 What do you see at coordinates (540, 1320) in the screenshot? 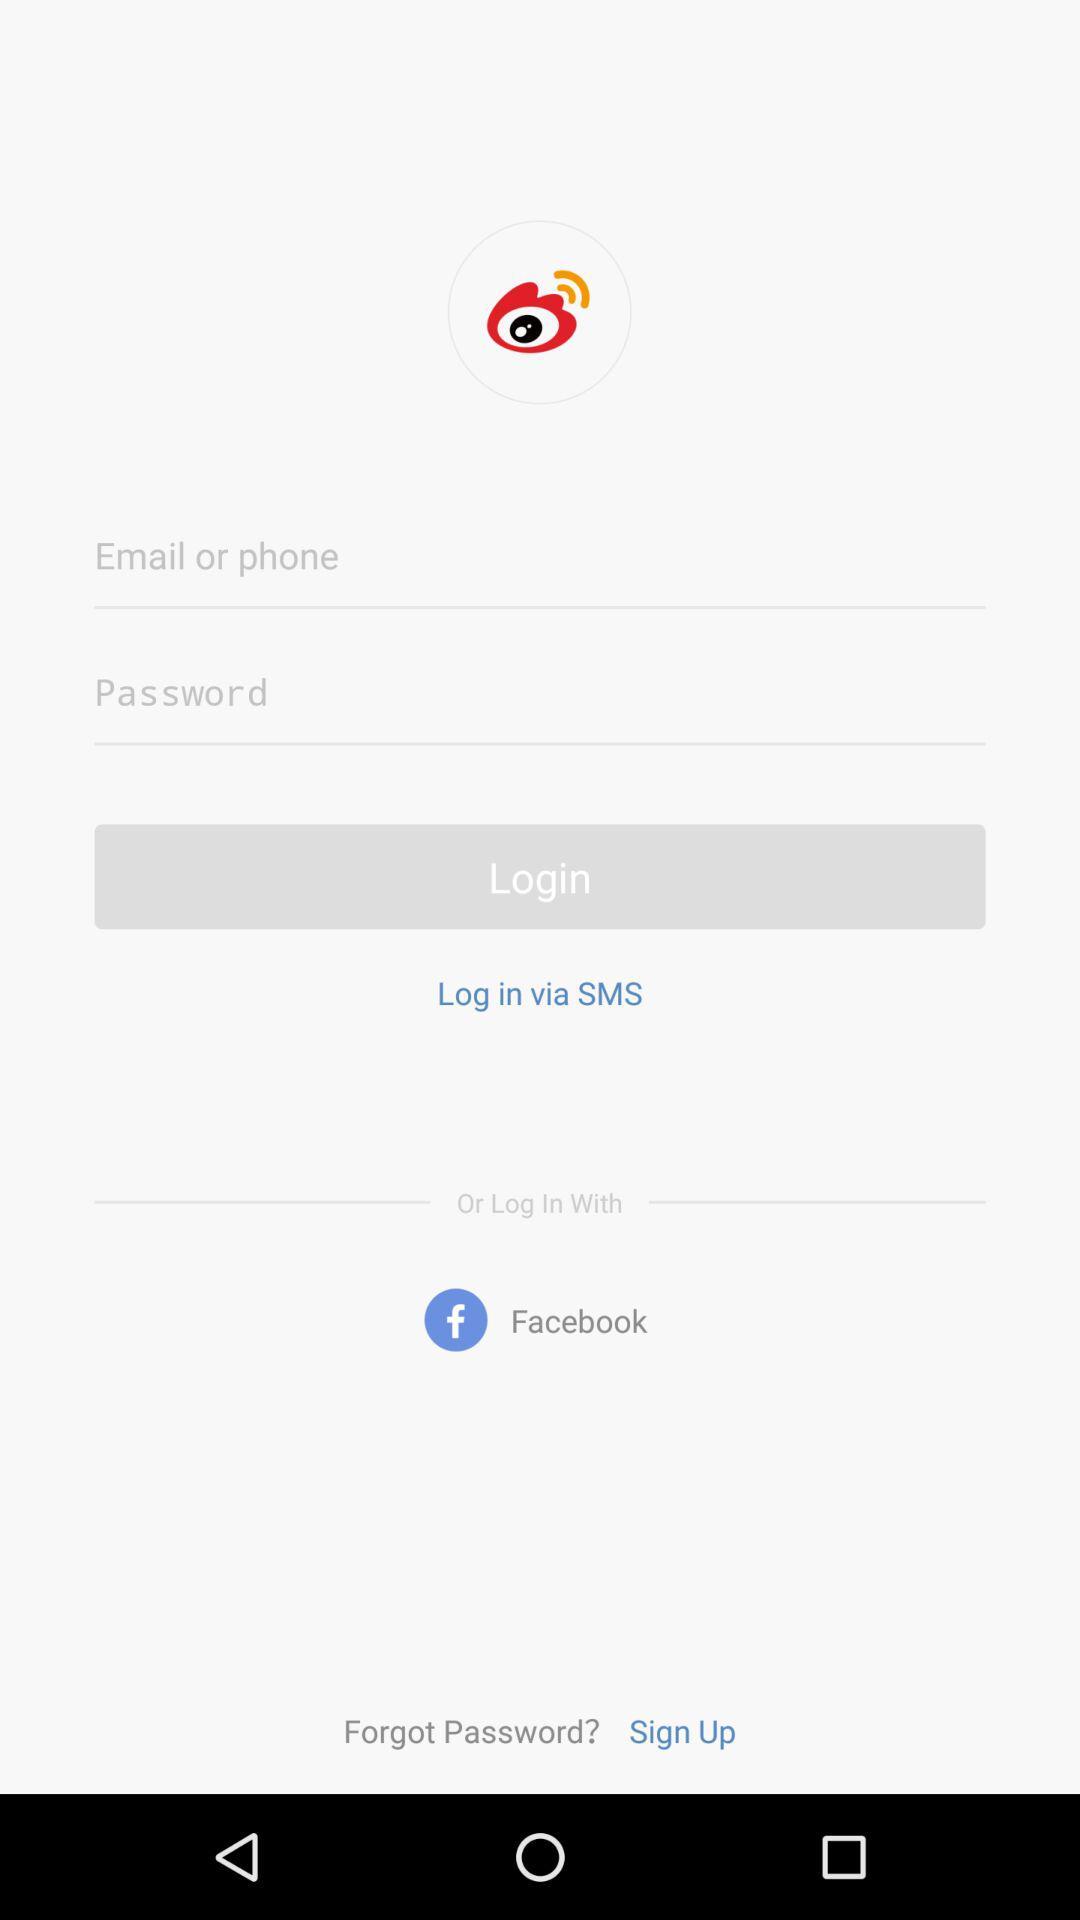
I see `facebook icon` at bounding box center [540, 1320].